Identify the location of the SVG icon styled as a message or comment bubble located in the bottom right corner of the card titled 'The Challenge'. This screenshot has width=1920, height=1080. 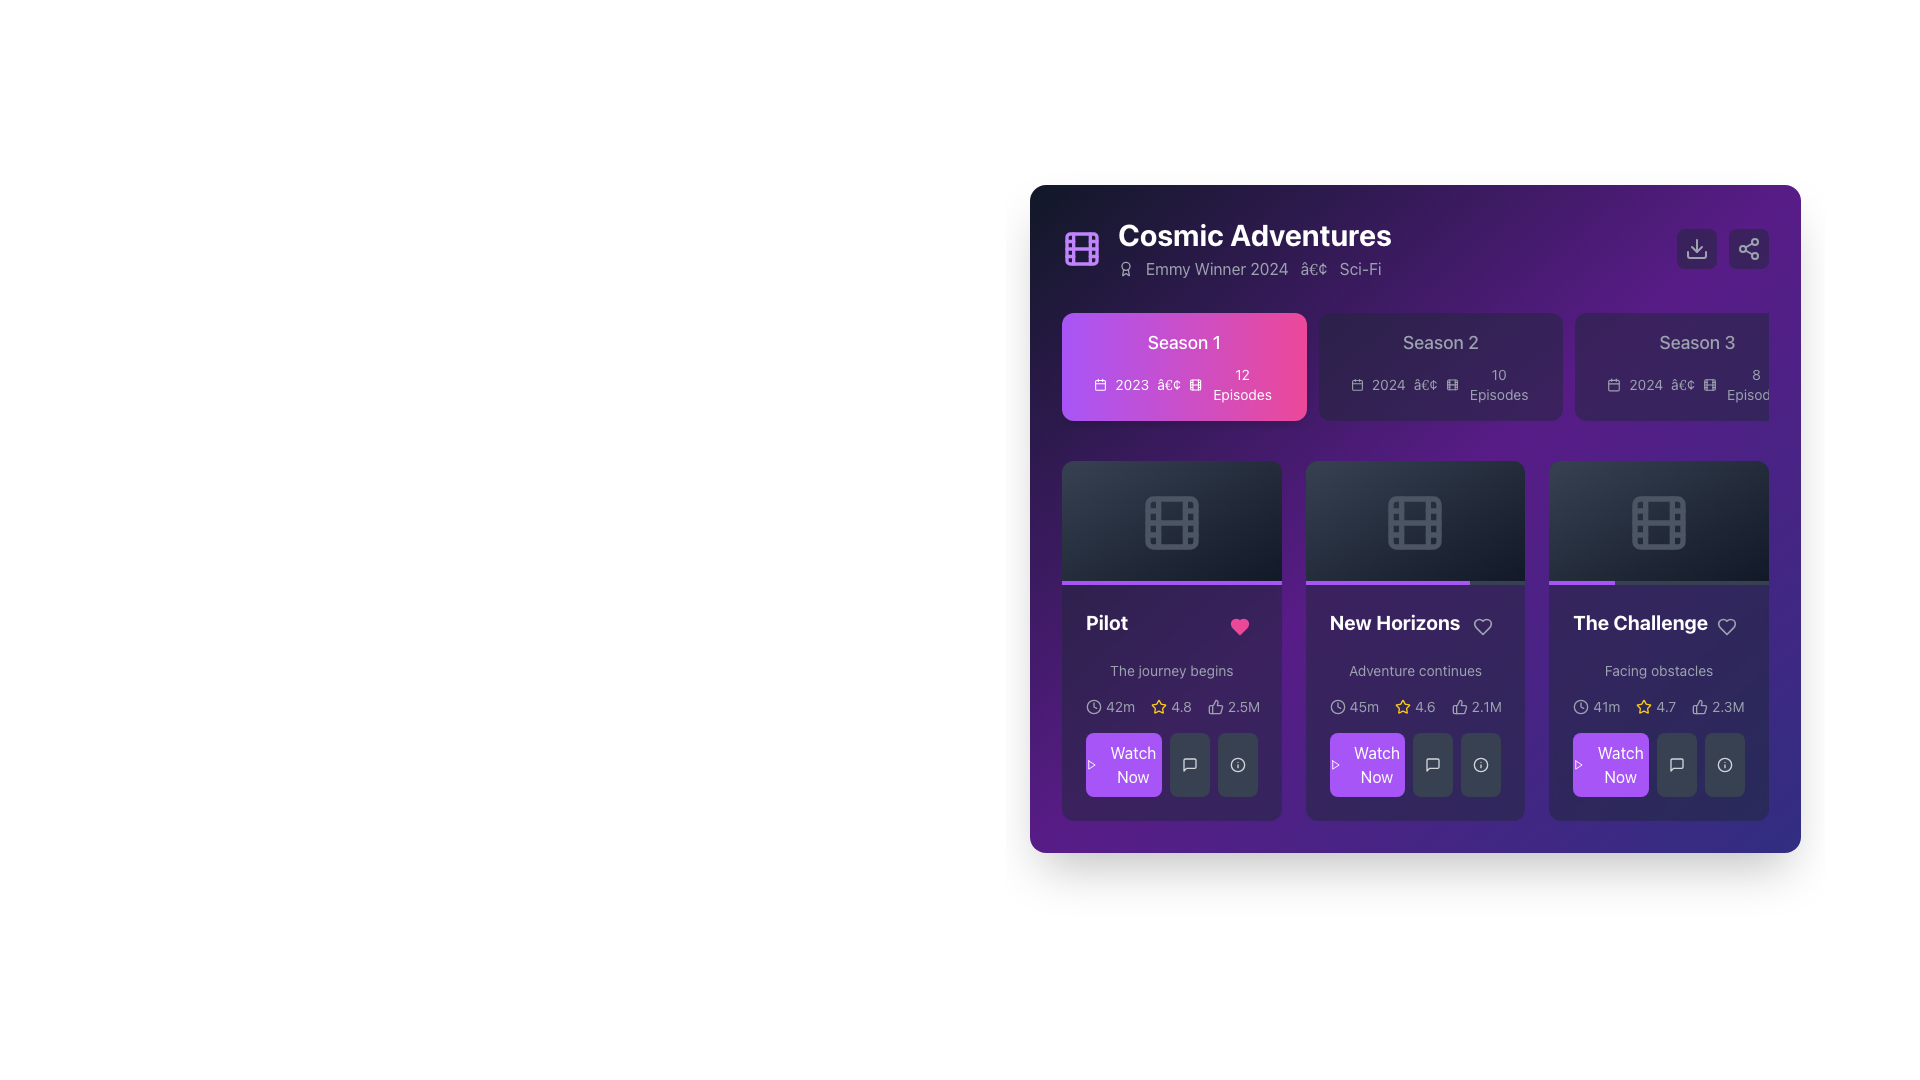
(1676, 763).